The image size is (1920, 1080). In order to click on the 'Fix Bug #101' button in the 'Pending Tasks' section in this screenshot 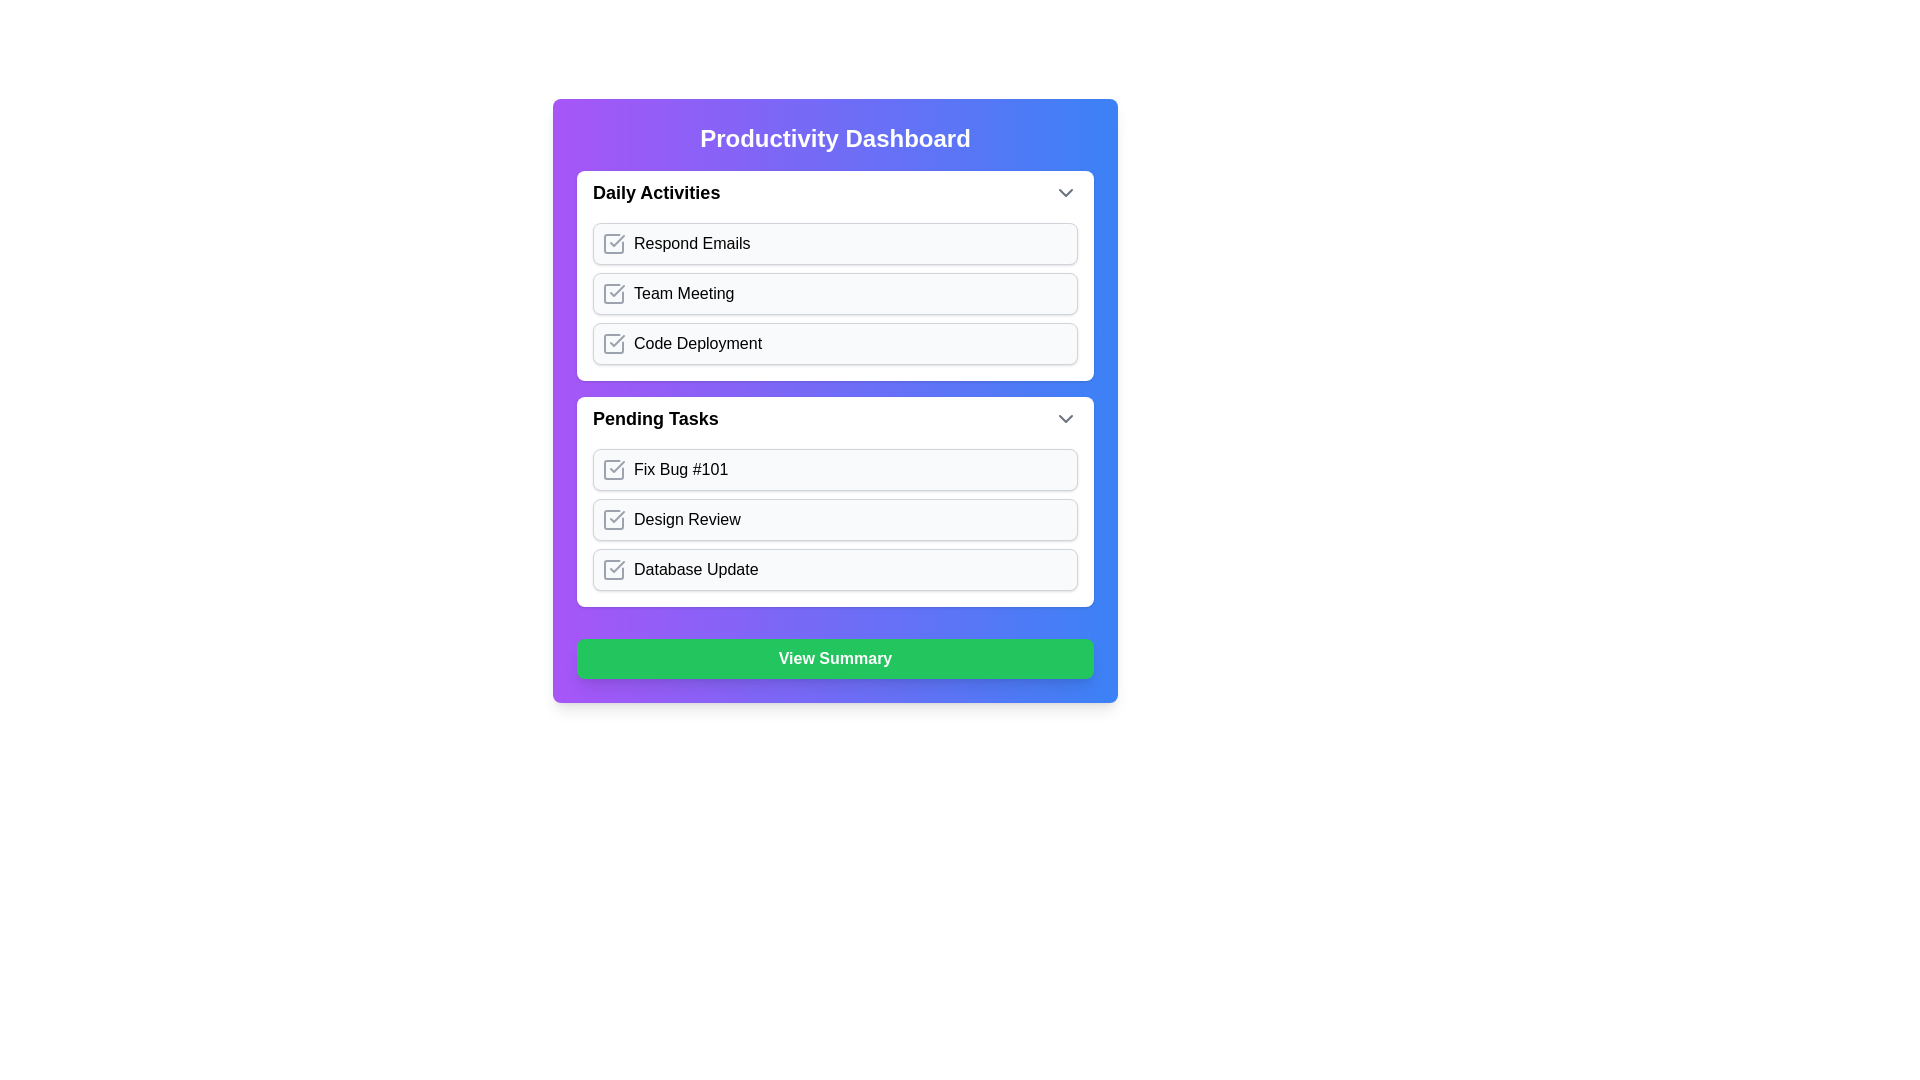, I will do `click(835, 470)`.